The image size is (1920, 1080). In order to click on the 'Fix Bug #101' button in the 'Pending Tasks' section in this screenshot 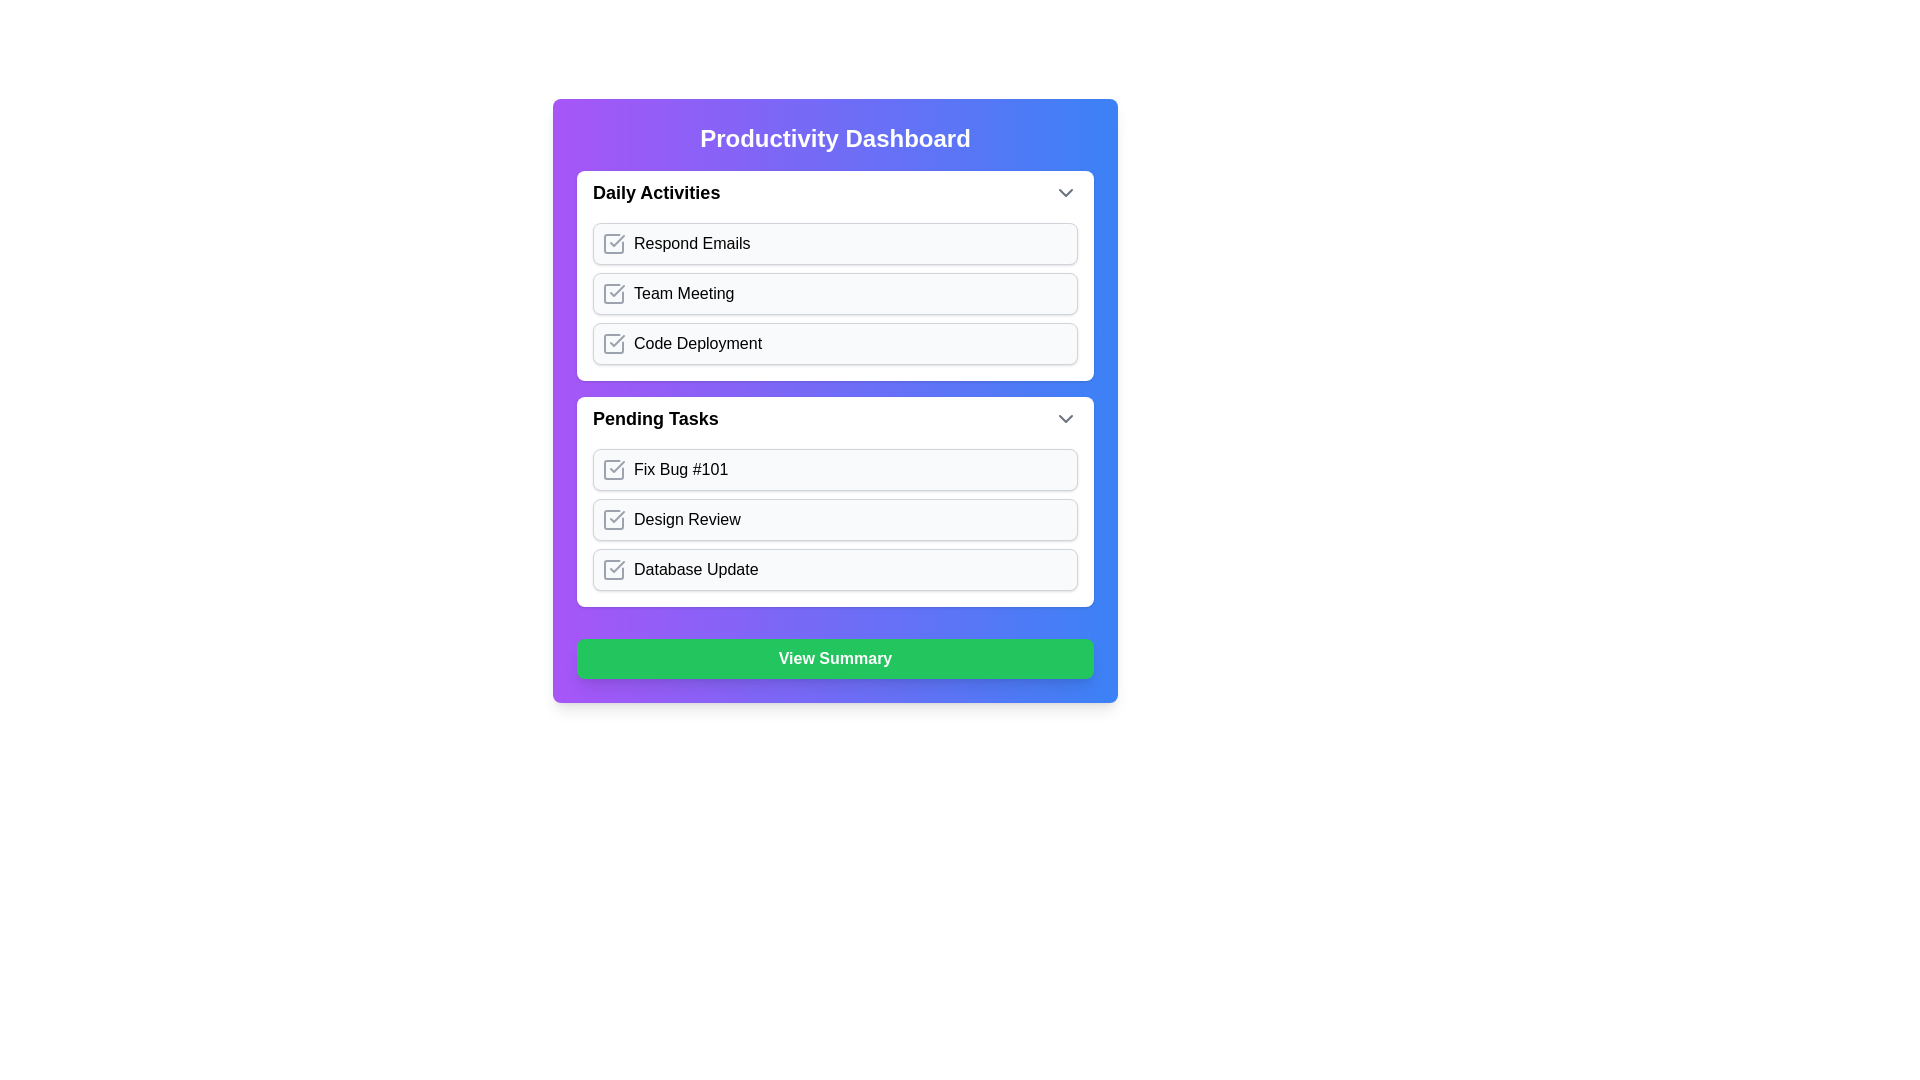, I will do `click(835, 470)`.